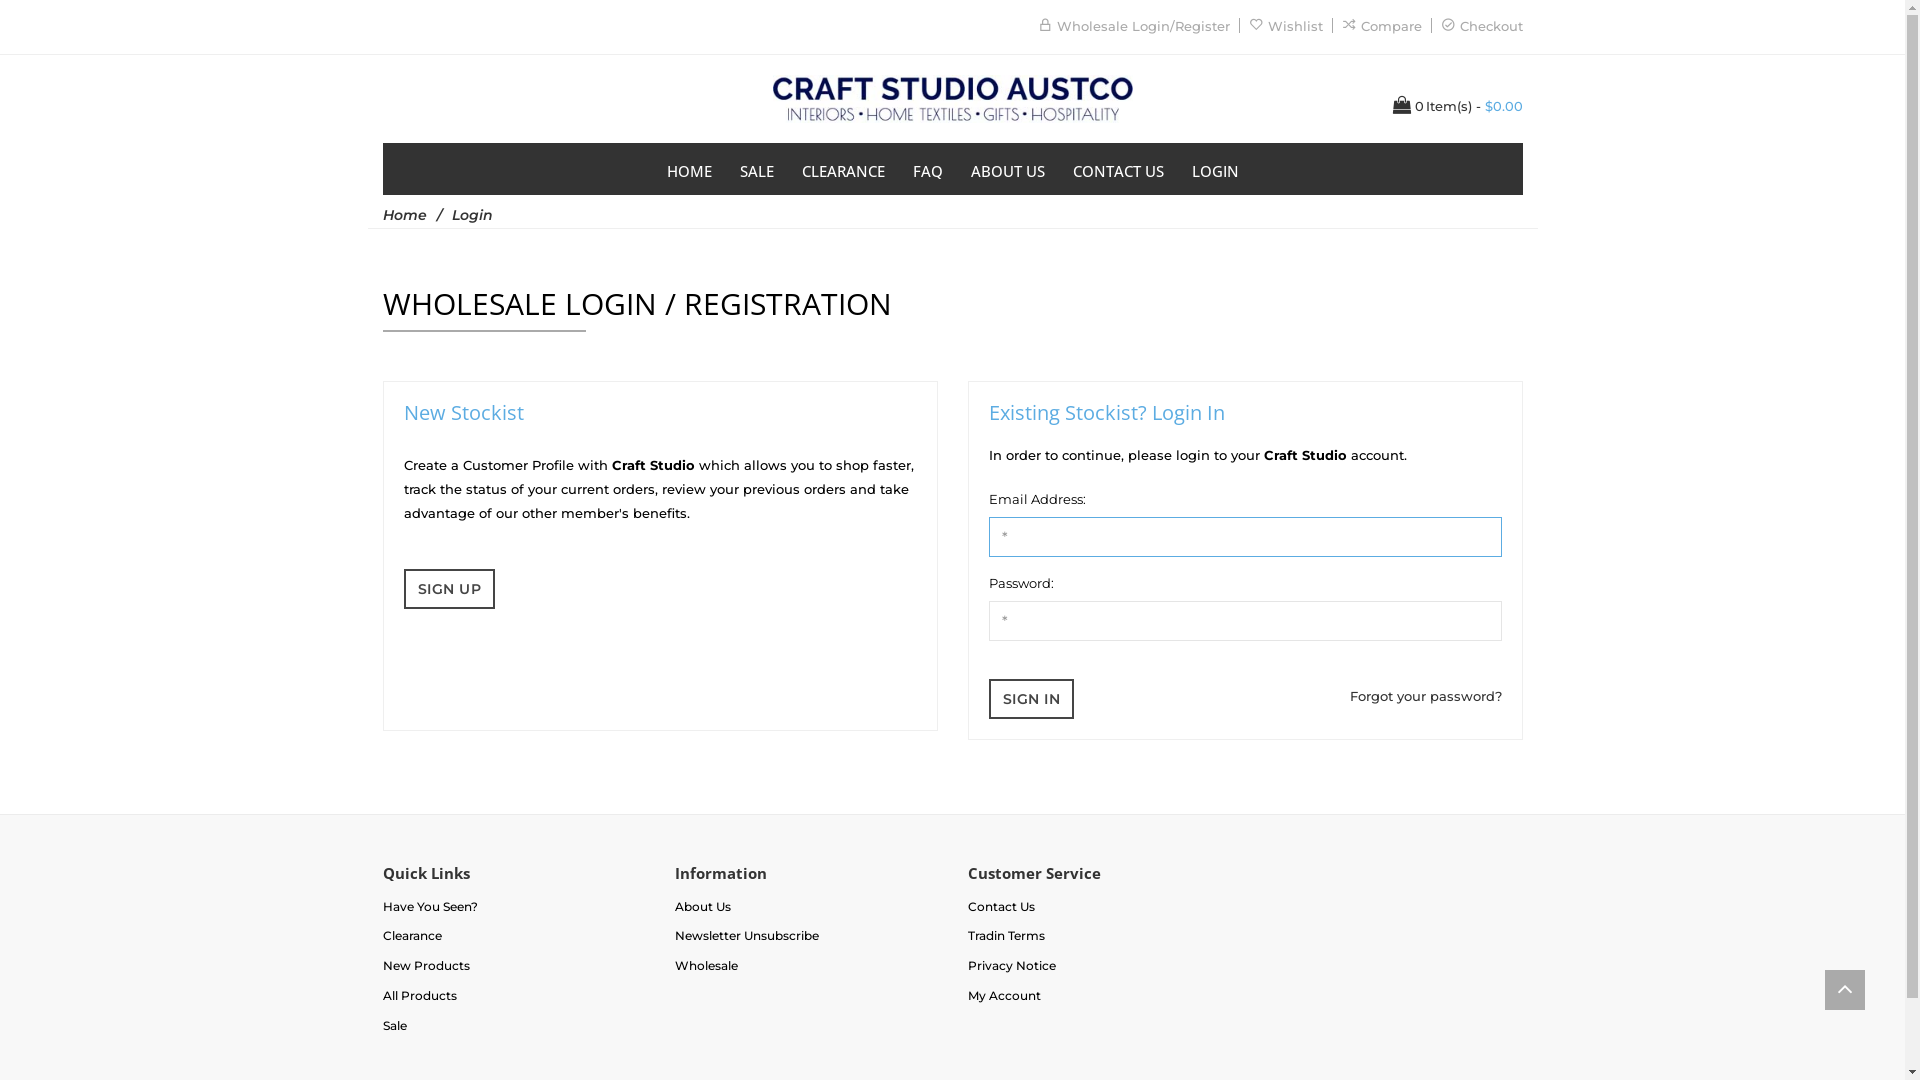  I want to click on 'LOGIN', so click(1214, 168).